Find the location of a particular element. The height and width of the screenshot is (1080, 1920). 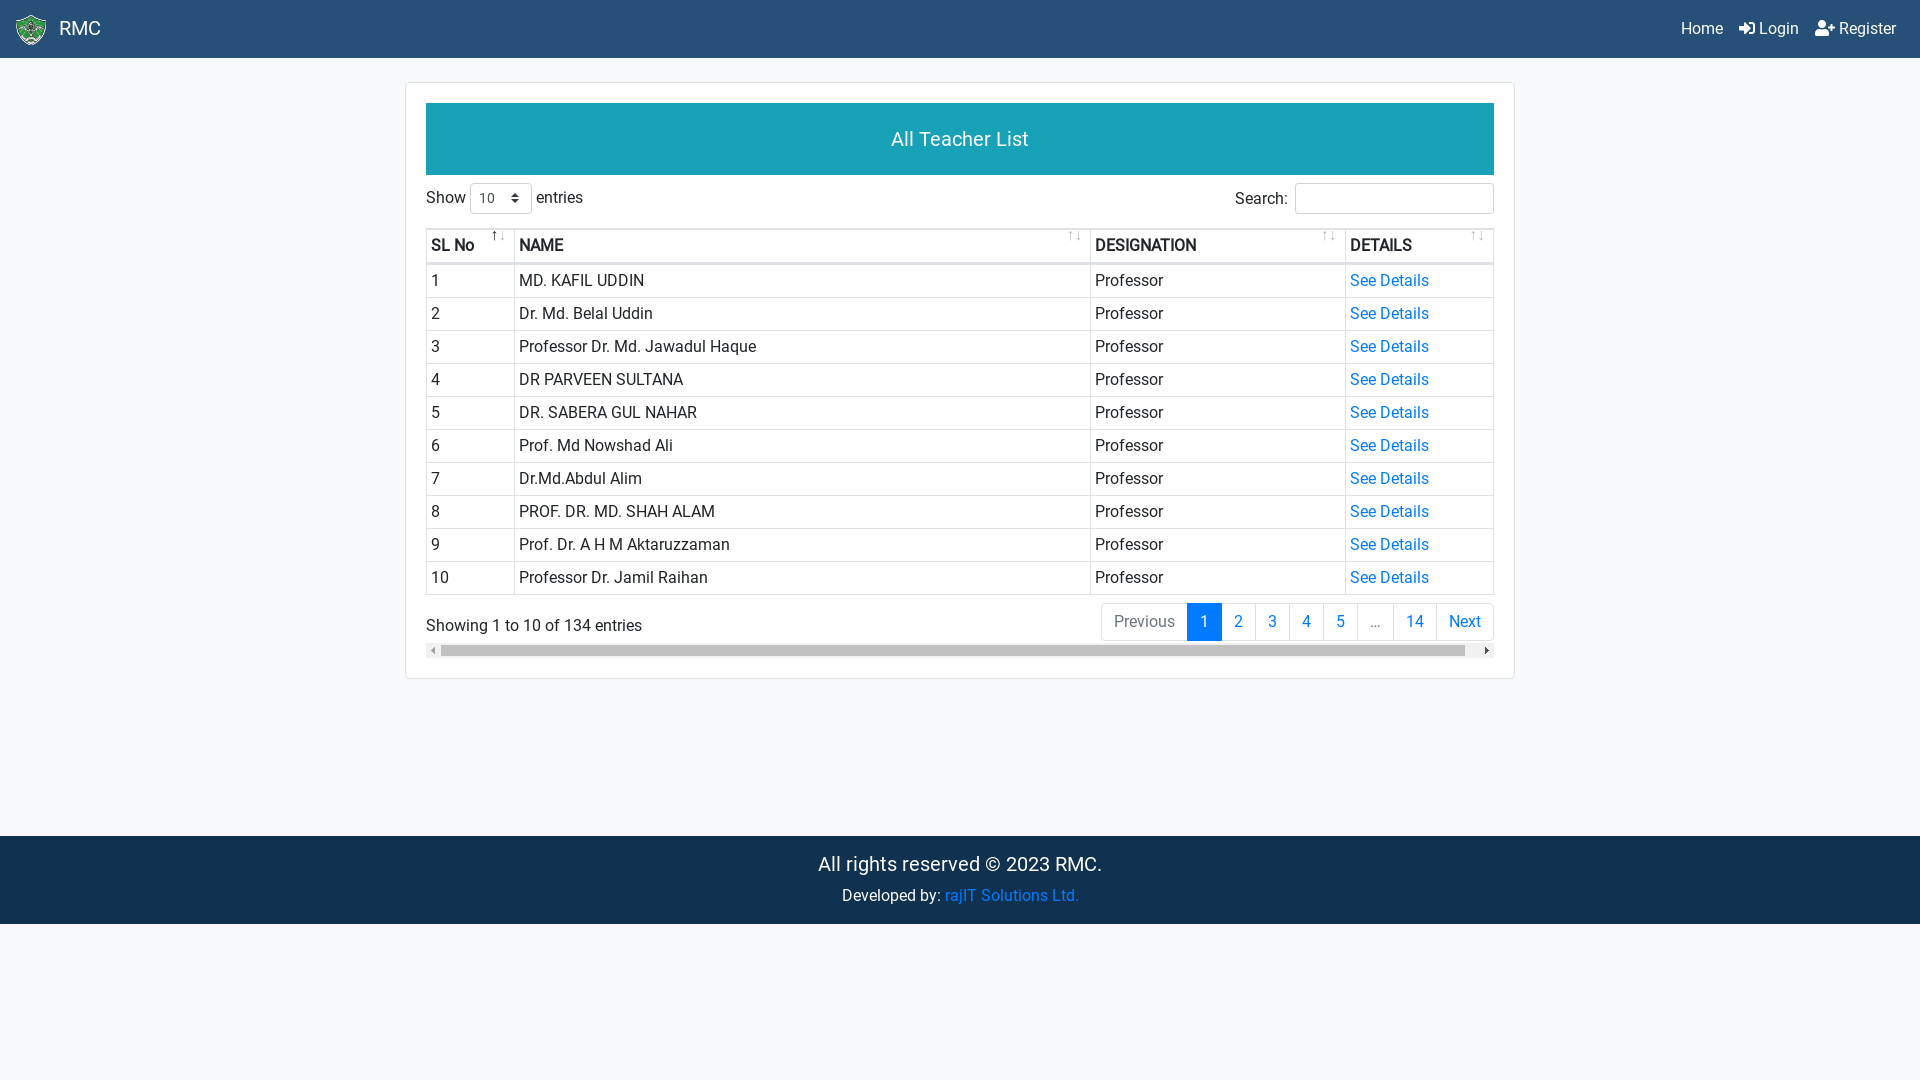

'RMC' is located at coordinates (58, 29).